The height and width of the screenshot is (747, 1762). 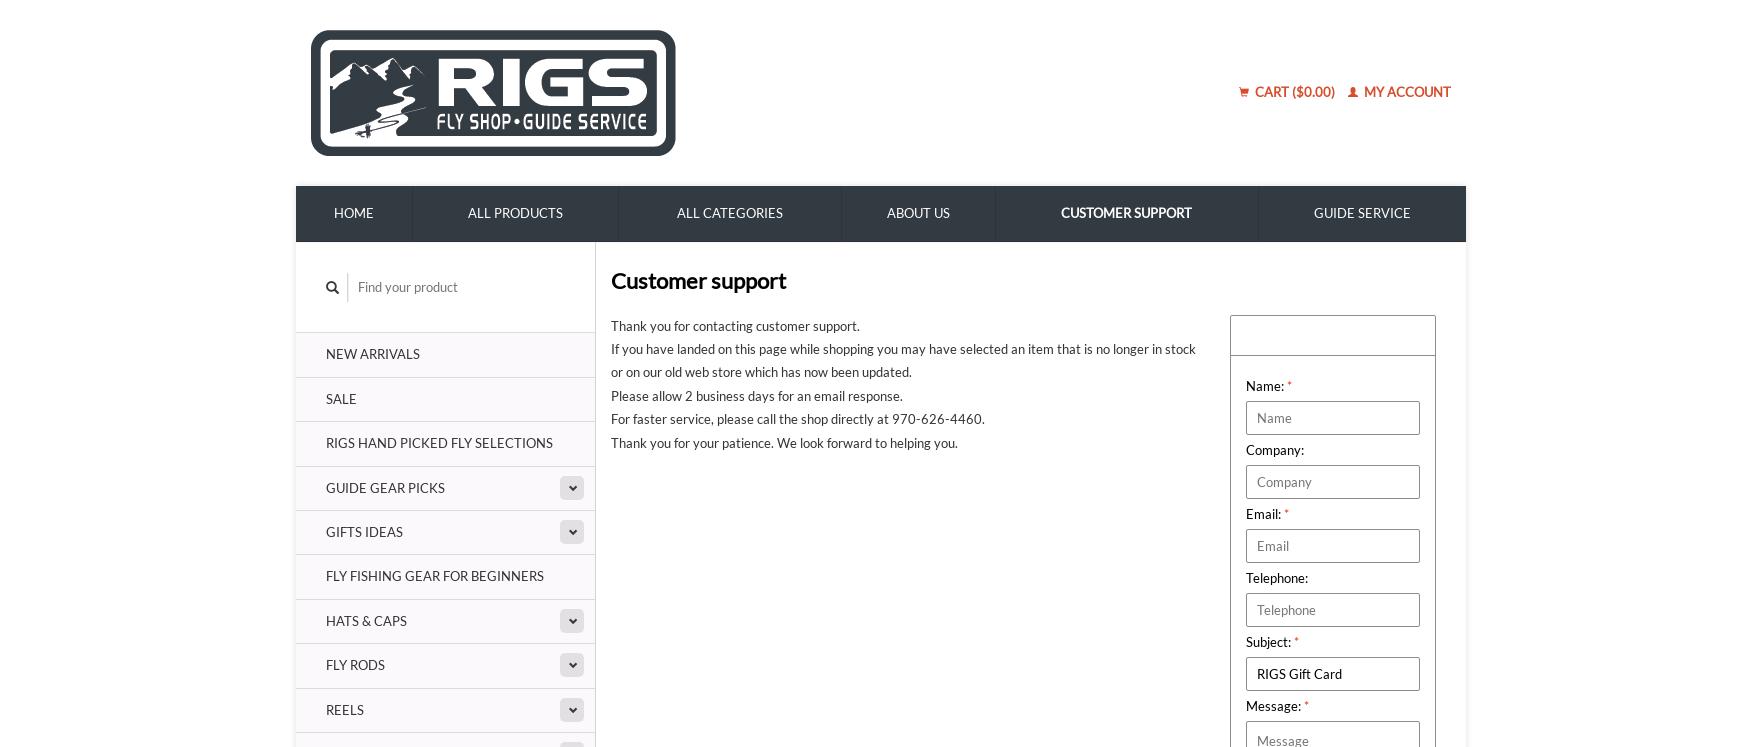 I want to click on 'New Arrivals', so click(x=325, y=354).